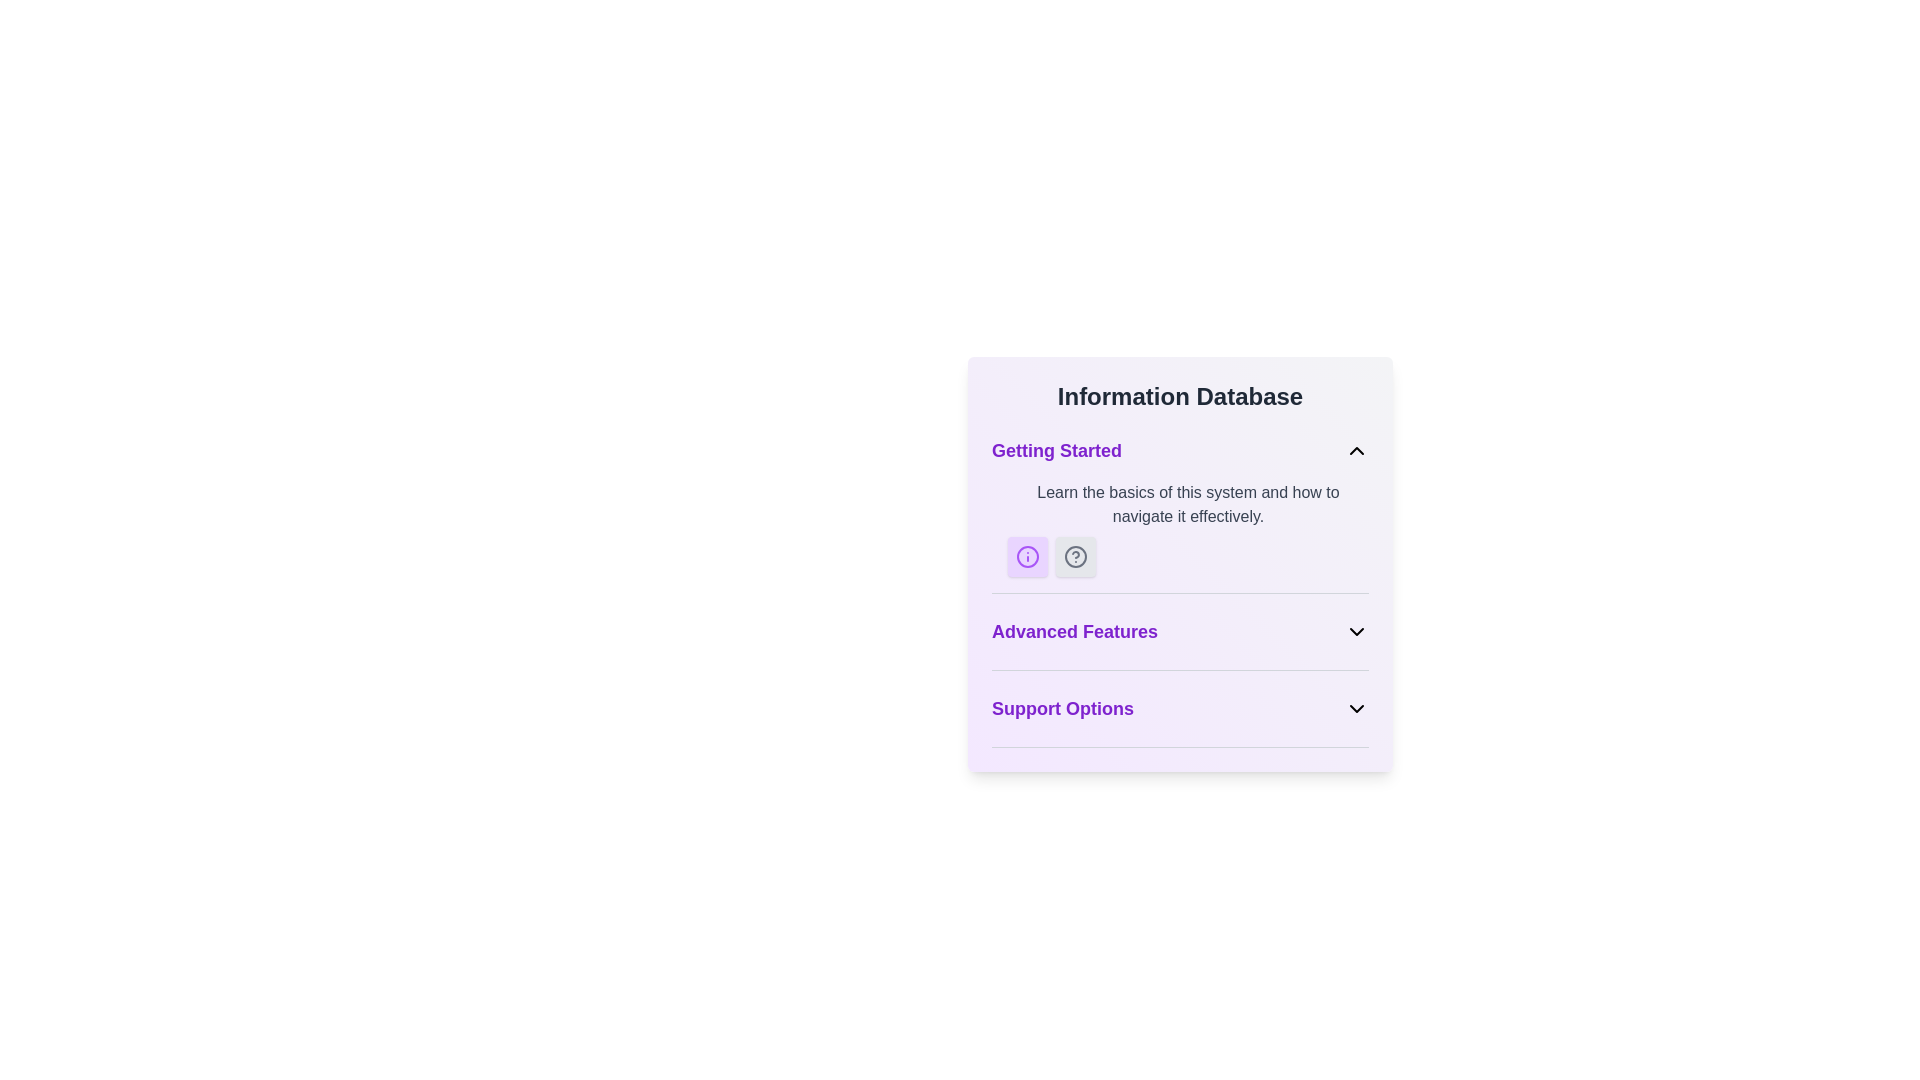 The height and width of the screenshot is (1080, 1920). Describe the element at coordinates (1074, 556) in the screenshot. I see `the decorative SVG circle element of the help icon located in the 'Getting Started' section under the 'Information Database' header` at that location.